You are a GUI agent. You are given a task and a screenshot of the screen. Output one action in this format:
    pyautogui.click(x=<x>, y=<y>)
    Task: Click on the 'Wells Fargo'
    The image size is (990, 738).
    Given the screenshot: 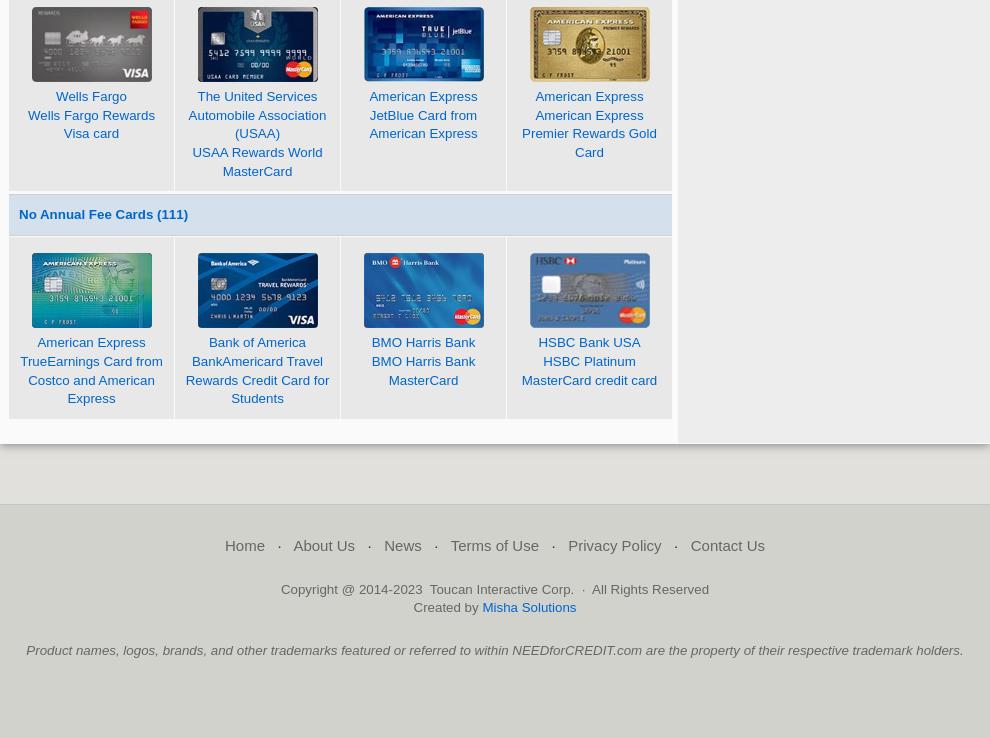 What is the action you would take?
    pyautogui.click(x=90, y=95)
    